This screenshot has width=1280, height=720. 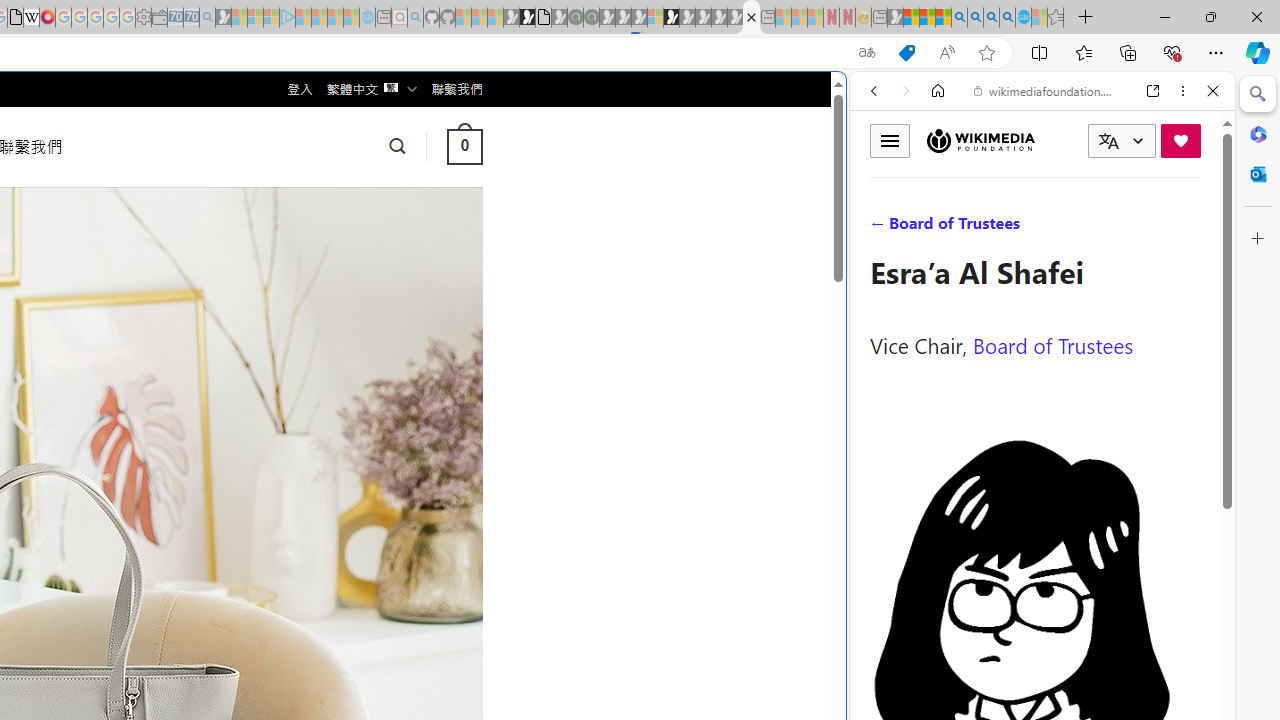 I want to click on 'Search Filter, WEB', so click(x=881, y=227).